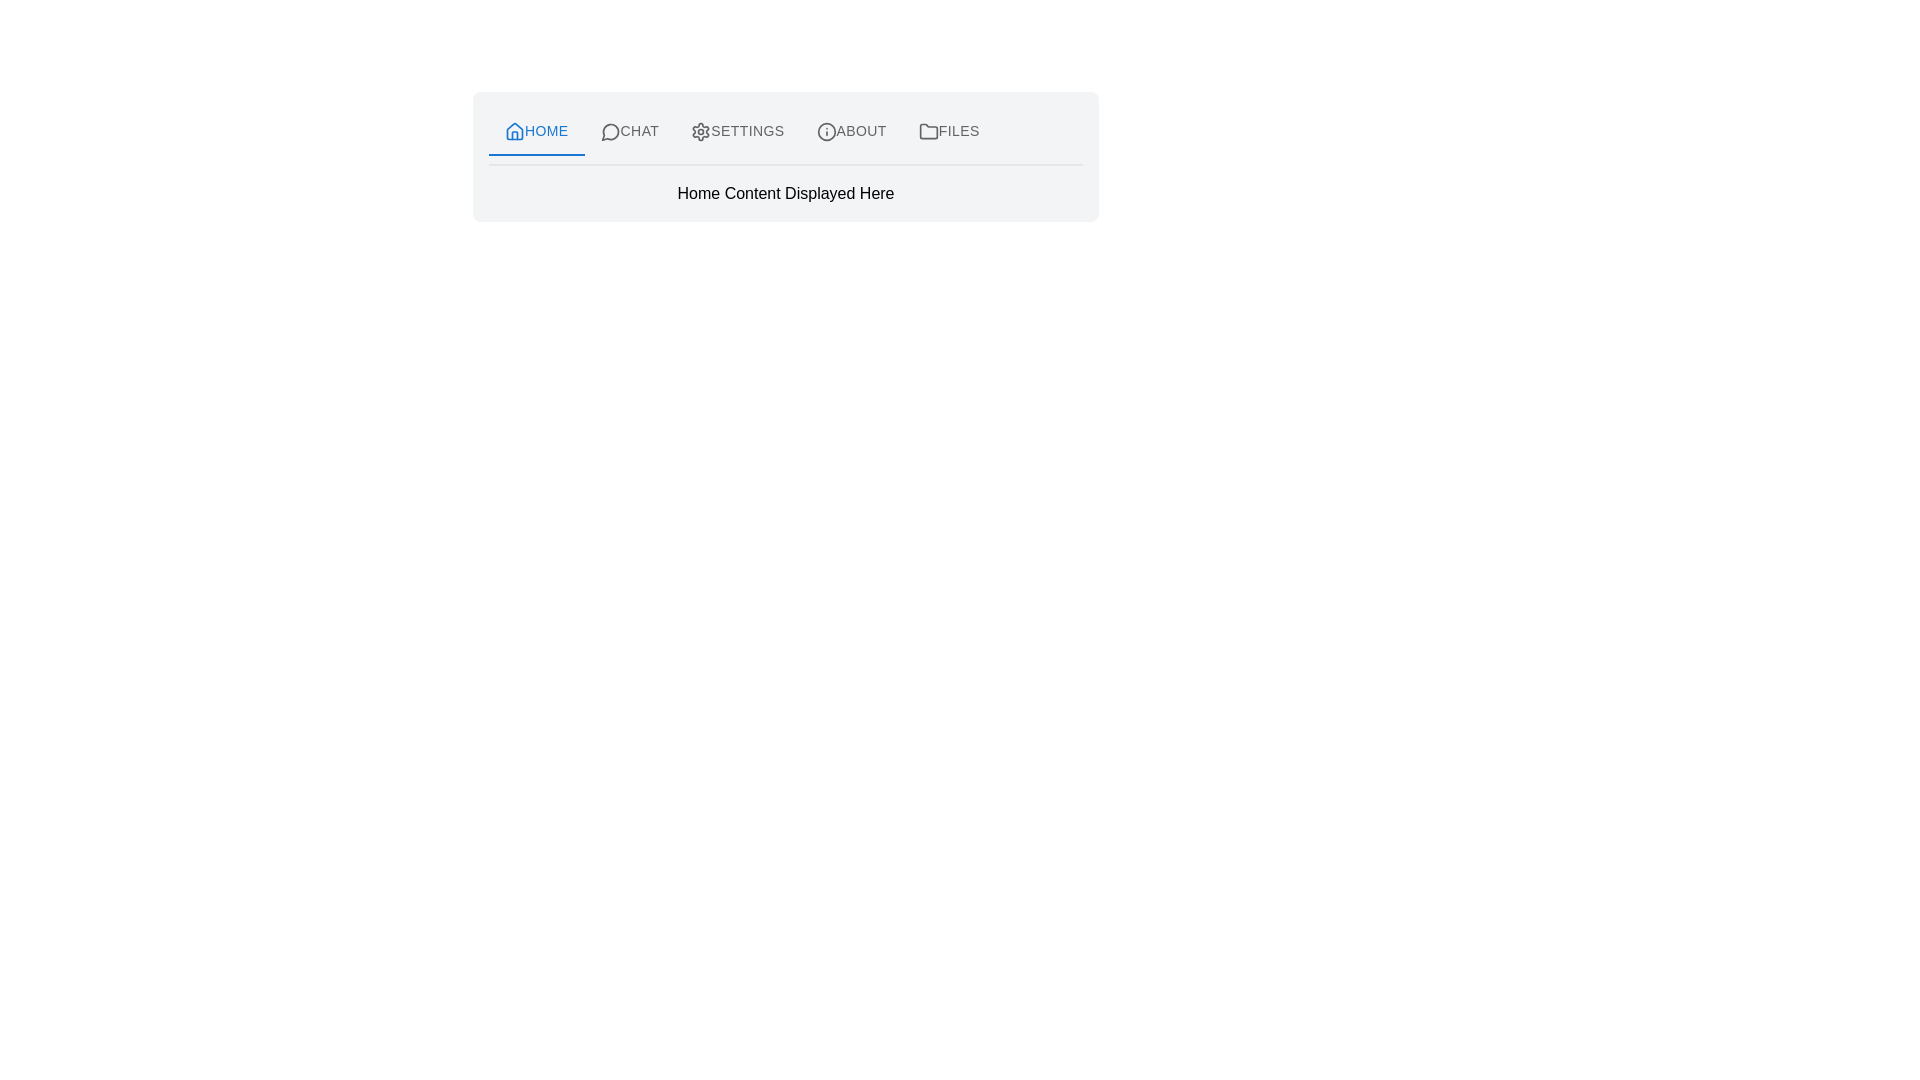 This screenshot has height=1080, width=1920. Describe the element at coordinates (851, 131) in the screenshot. I see `the fourth tab in the navigation bar` at that location.